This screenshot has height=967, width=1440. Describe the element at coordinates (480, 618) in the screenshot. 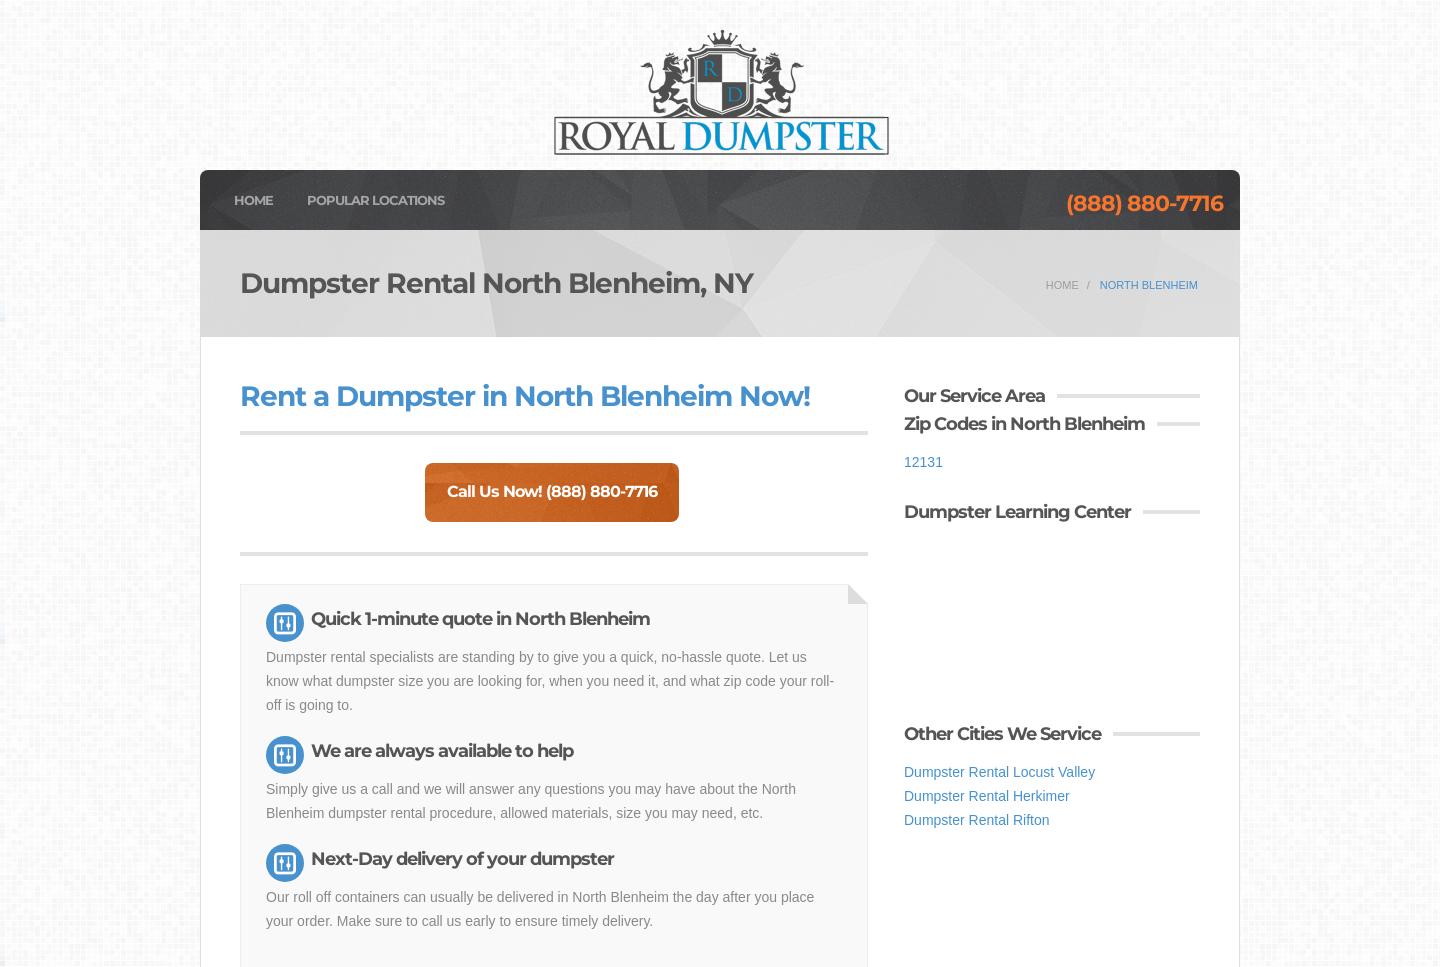

I see `'Quick 1-minute quote in North Blenheim'` at that location.